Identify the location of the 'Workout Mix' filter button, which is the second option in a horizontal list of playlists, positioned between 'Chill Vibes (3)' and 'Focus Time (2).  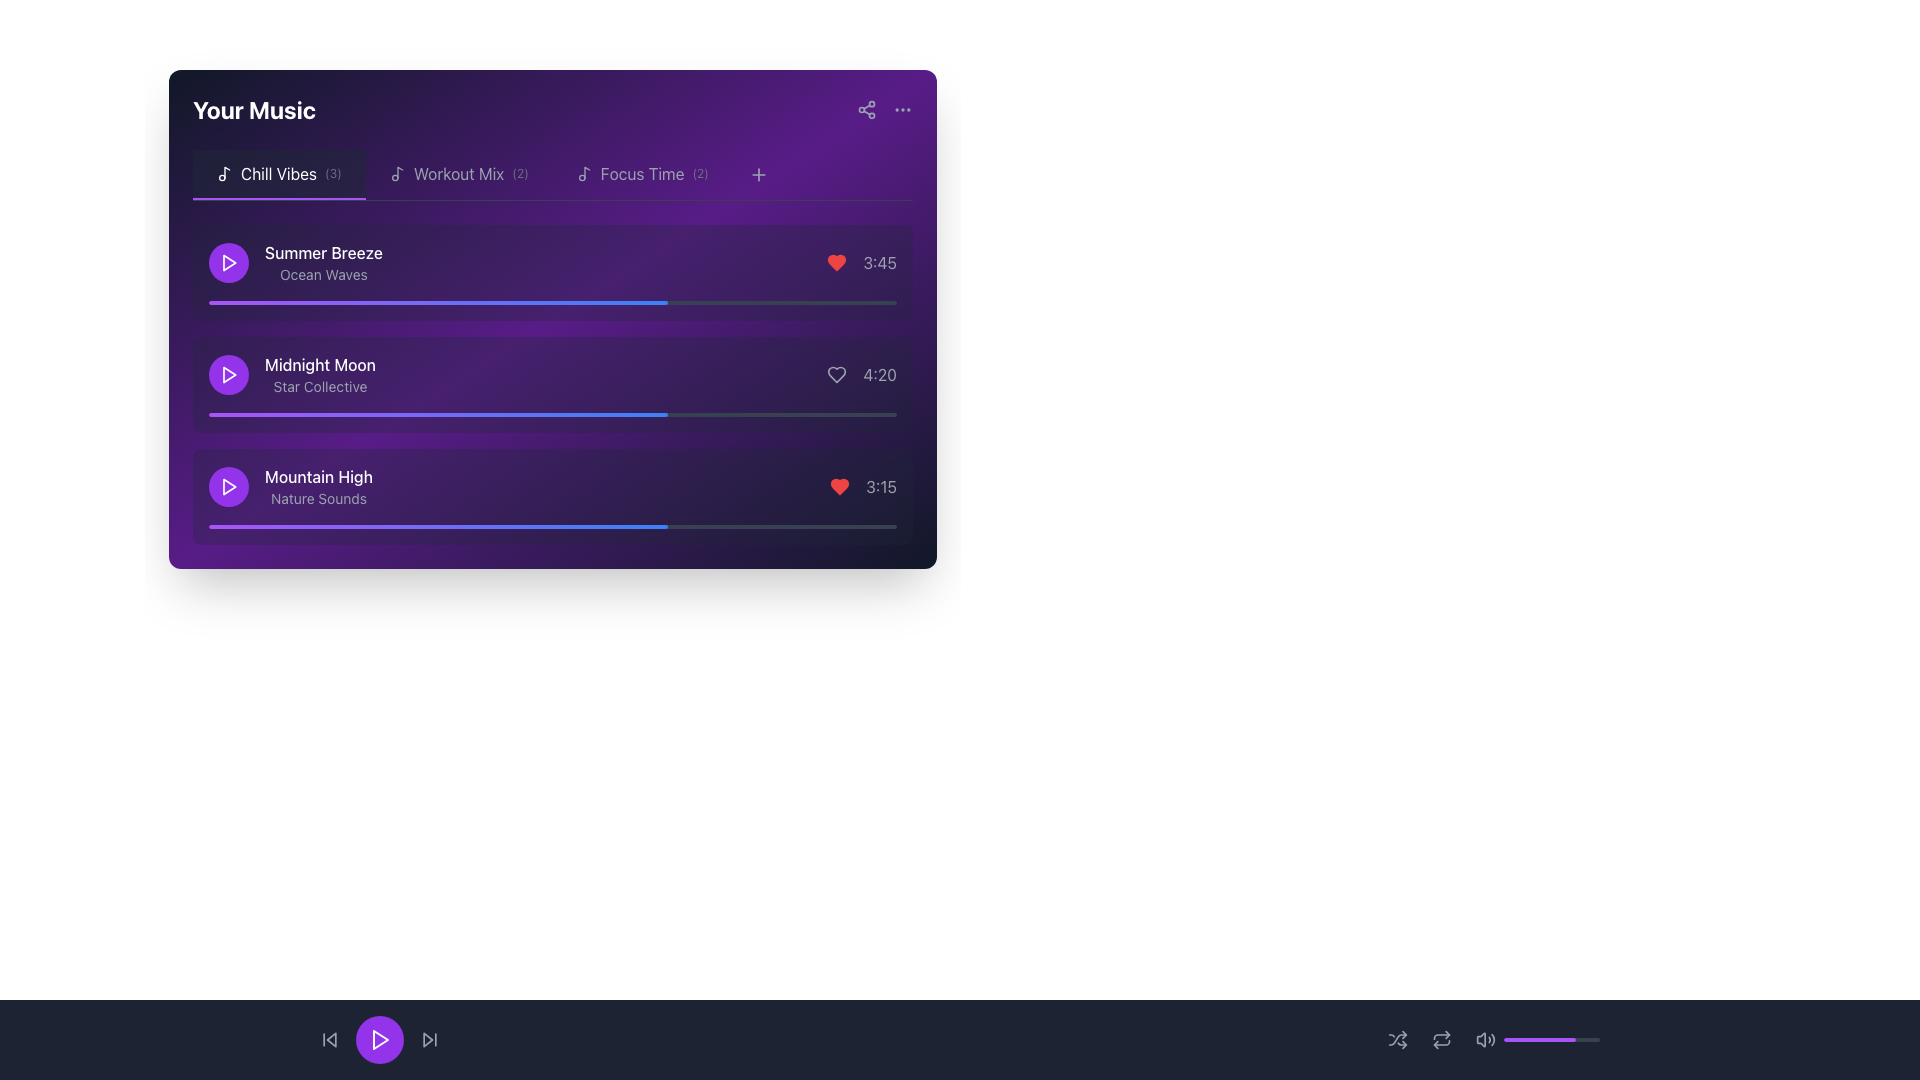
(458, 173).